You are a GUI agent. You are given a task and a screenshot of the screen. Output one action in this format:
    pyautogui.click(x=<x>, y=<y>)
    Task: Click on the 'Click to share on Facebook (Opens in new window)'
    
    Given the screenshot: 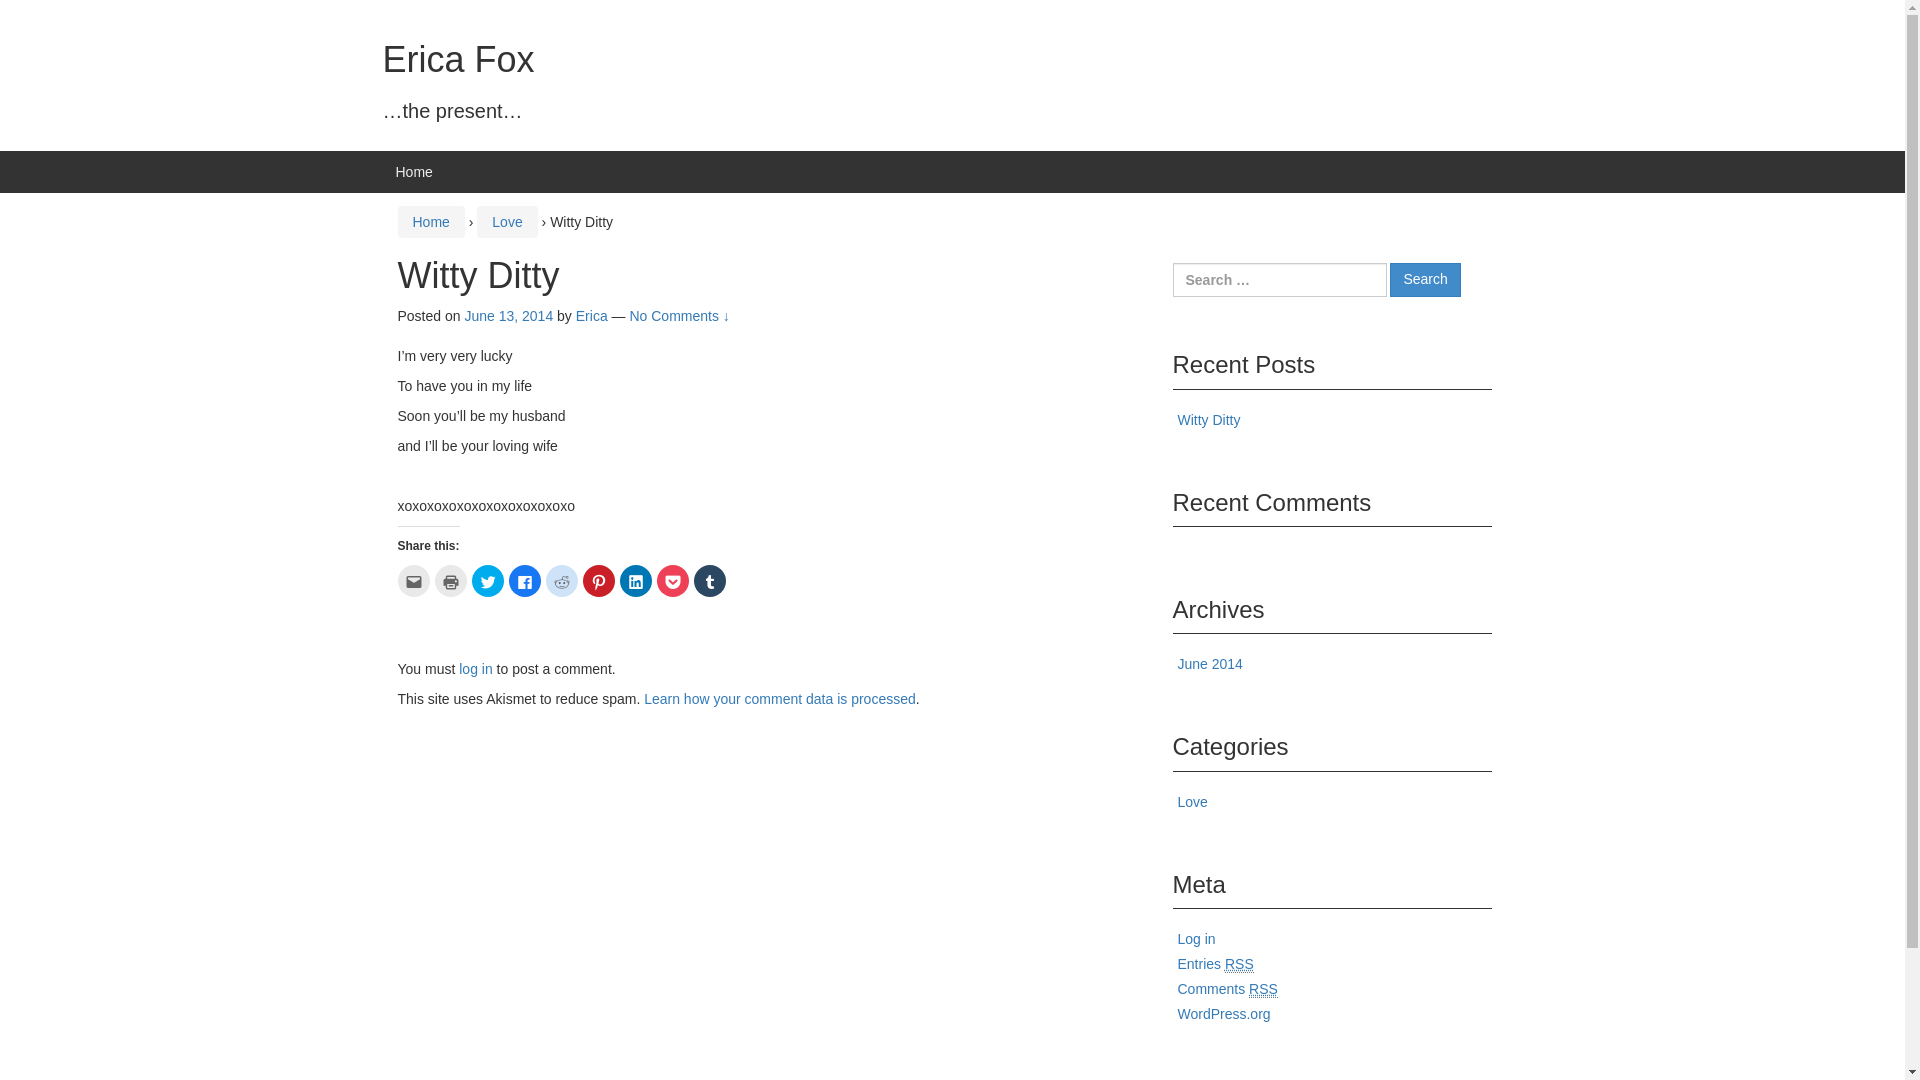 What is the action you would take?
    pyautogui.click(x=523, y=581)
    